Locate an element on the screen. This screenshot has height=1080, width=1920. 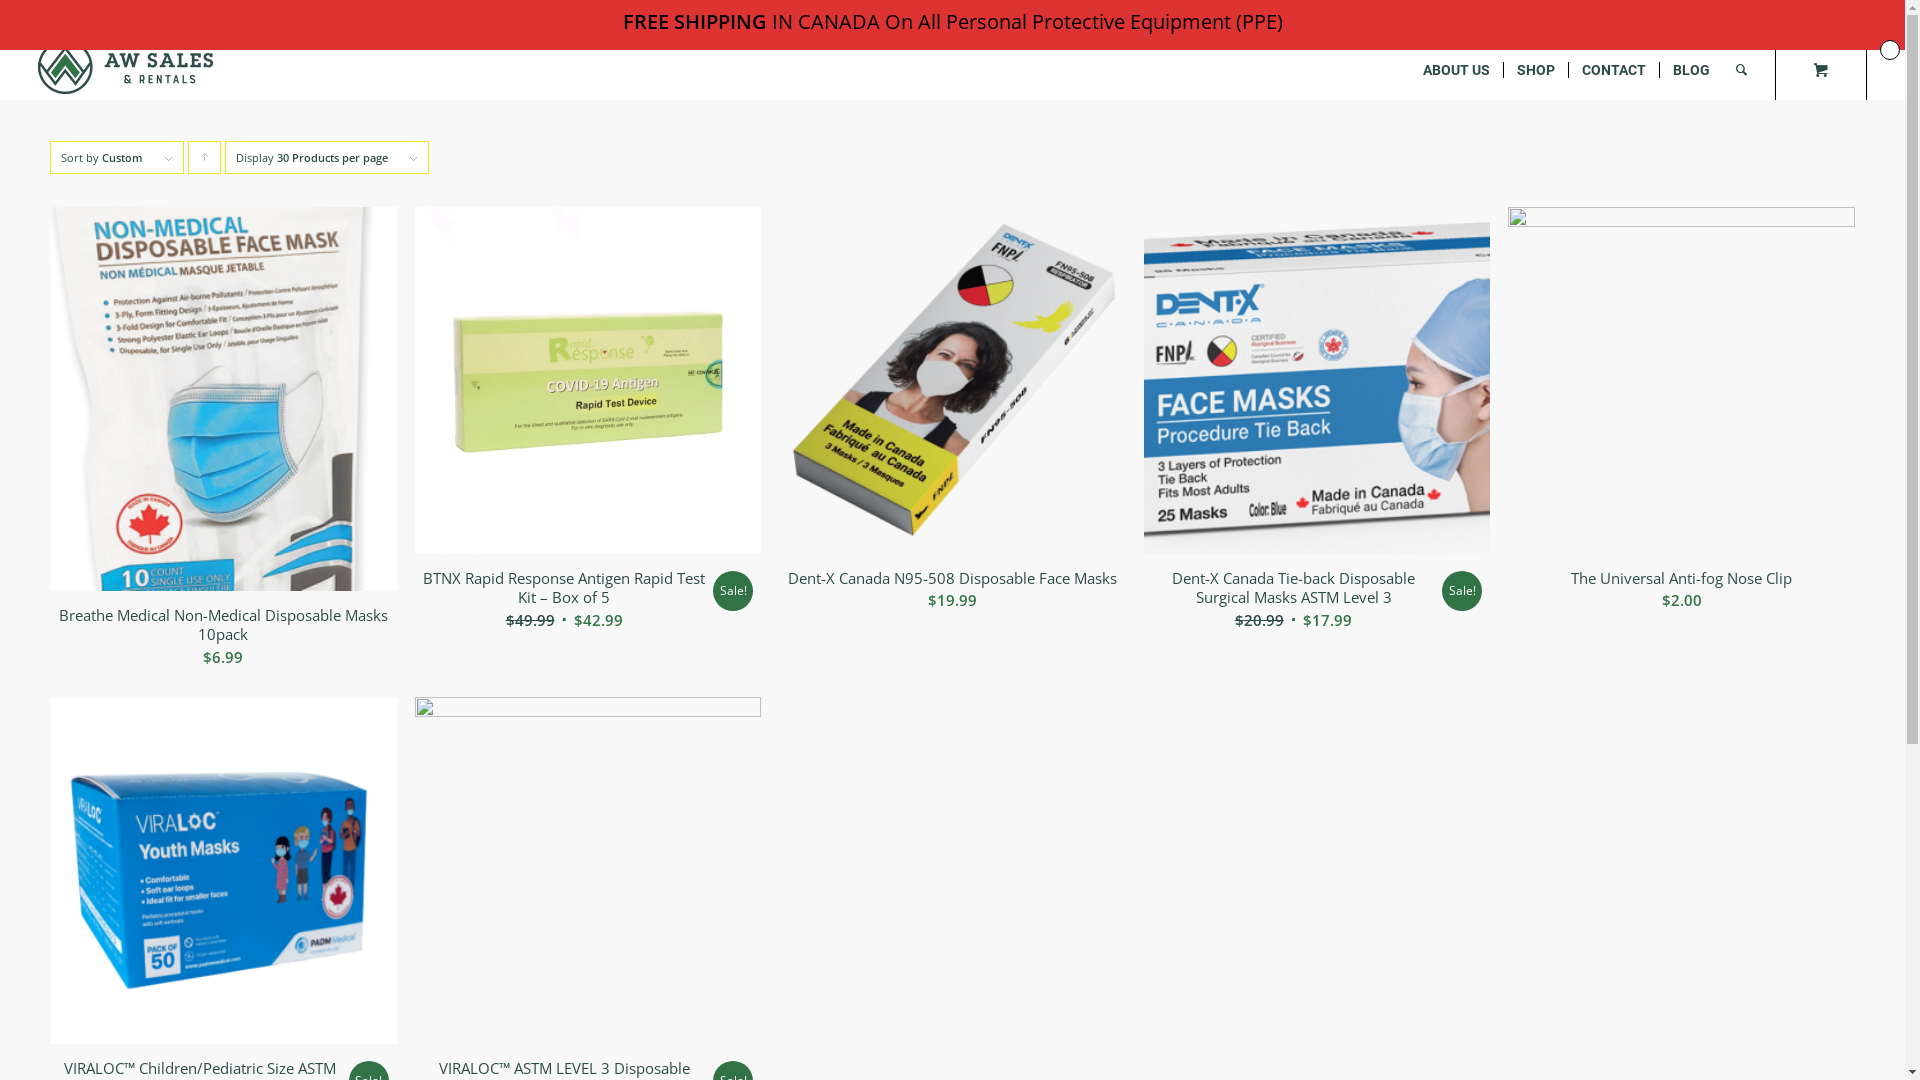
'LinkedIn' is located at coordinates (1821, 15).